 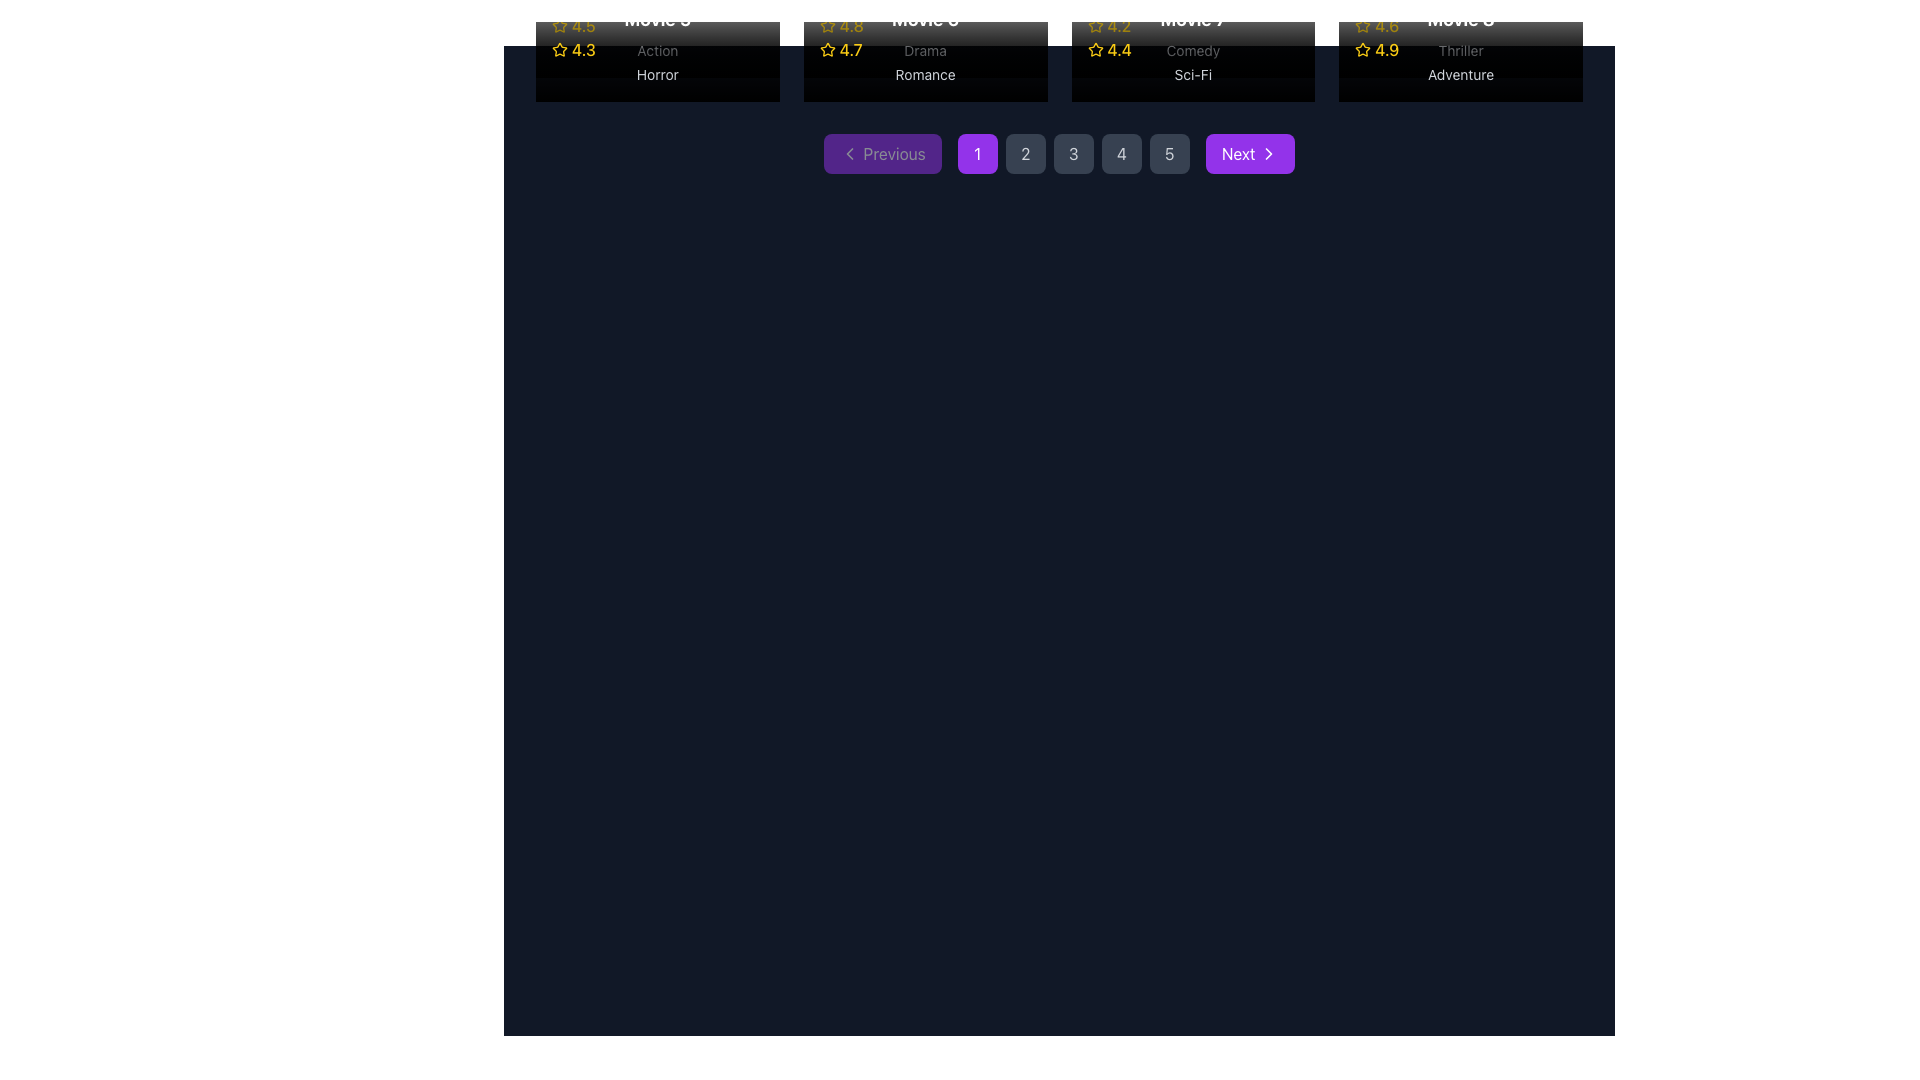 I want to click on the bold white text label 'Movie 8', so click(x=1461, y=19).